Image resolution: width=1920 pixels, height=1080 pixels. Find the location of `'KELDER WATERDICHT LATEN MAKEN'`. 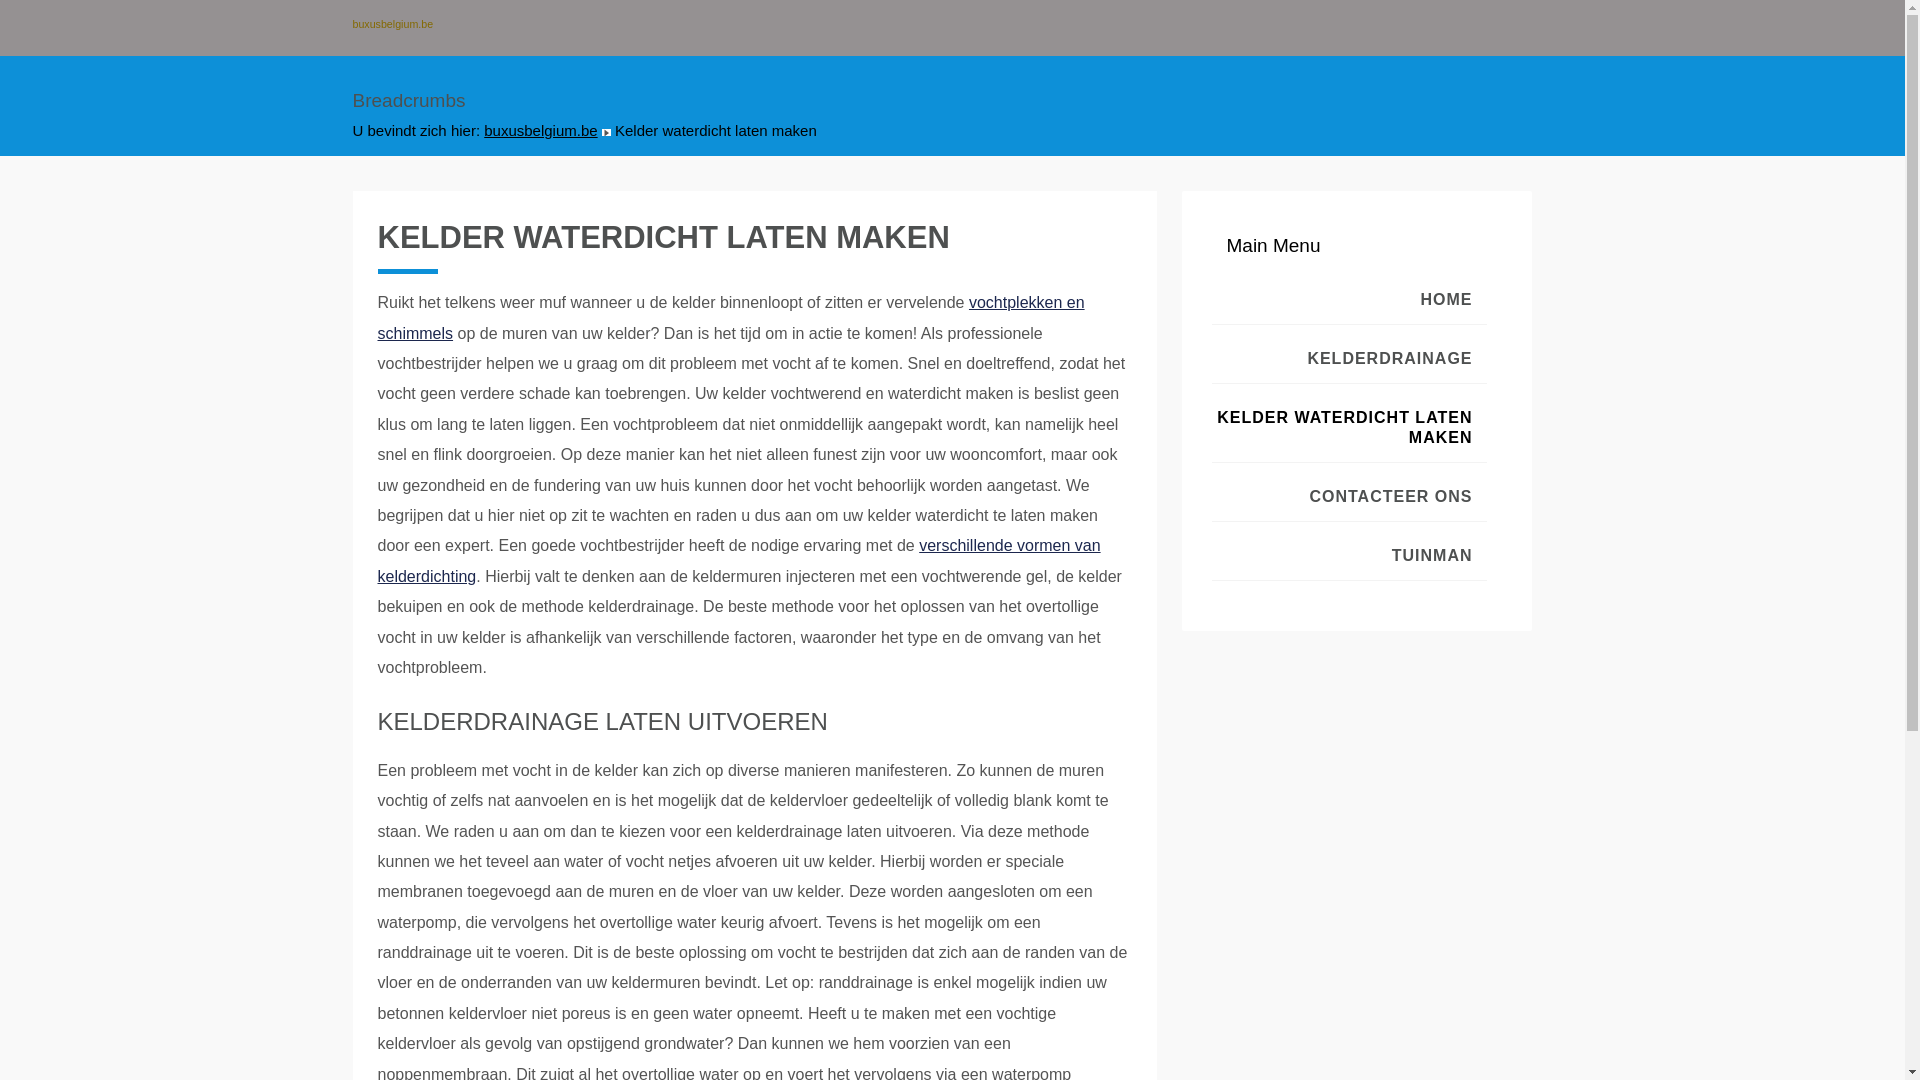

'KELDER WATERDICHT LATEN MAKEN' is located at coordinates (1349, 427).